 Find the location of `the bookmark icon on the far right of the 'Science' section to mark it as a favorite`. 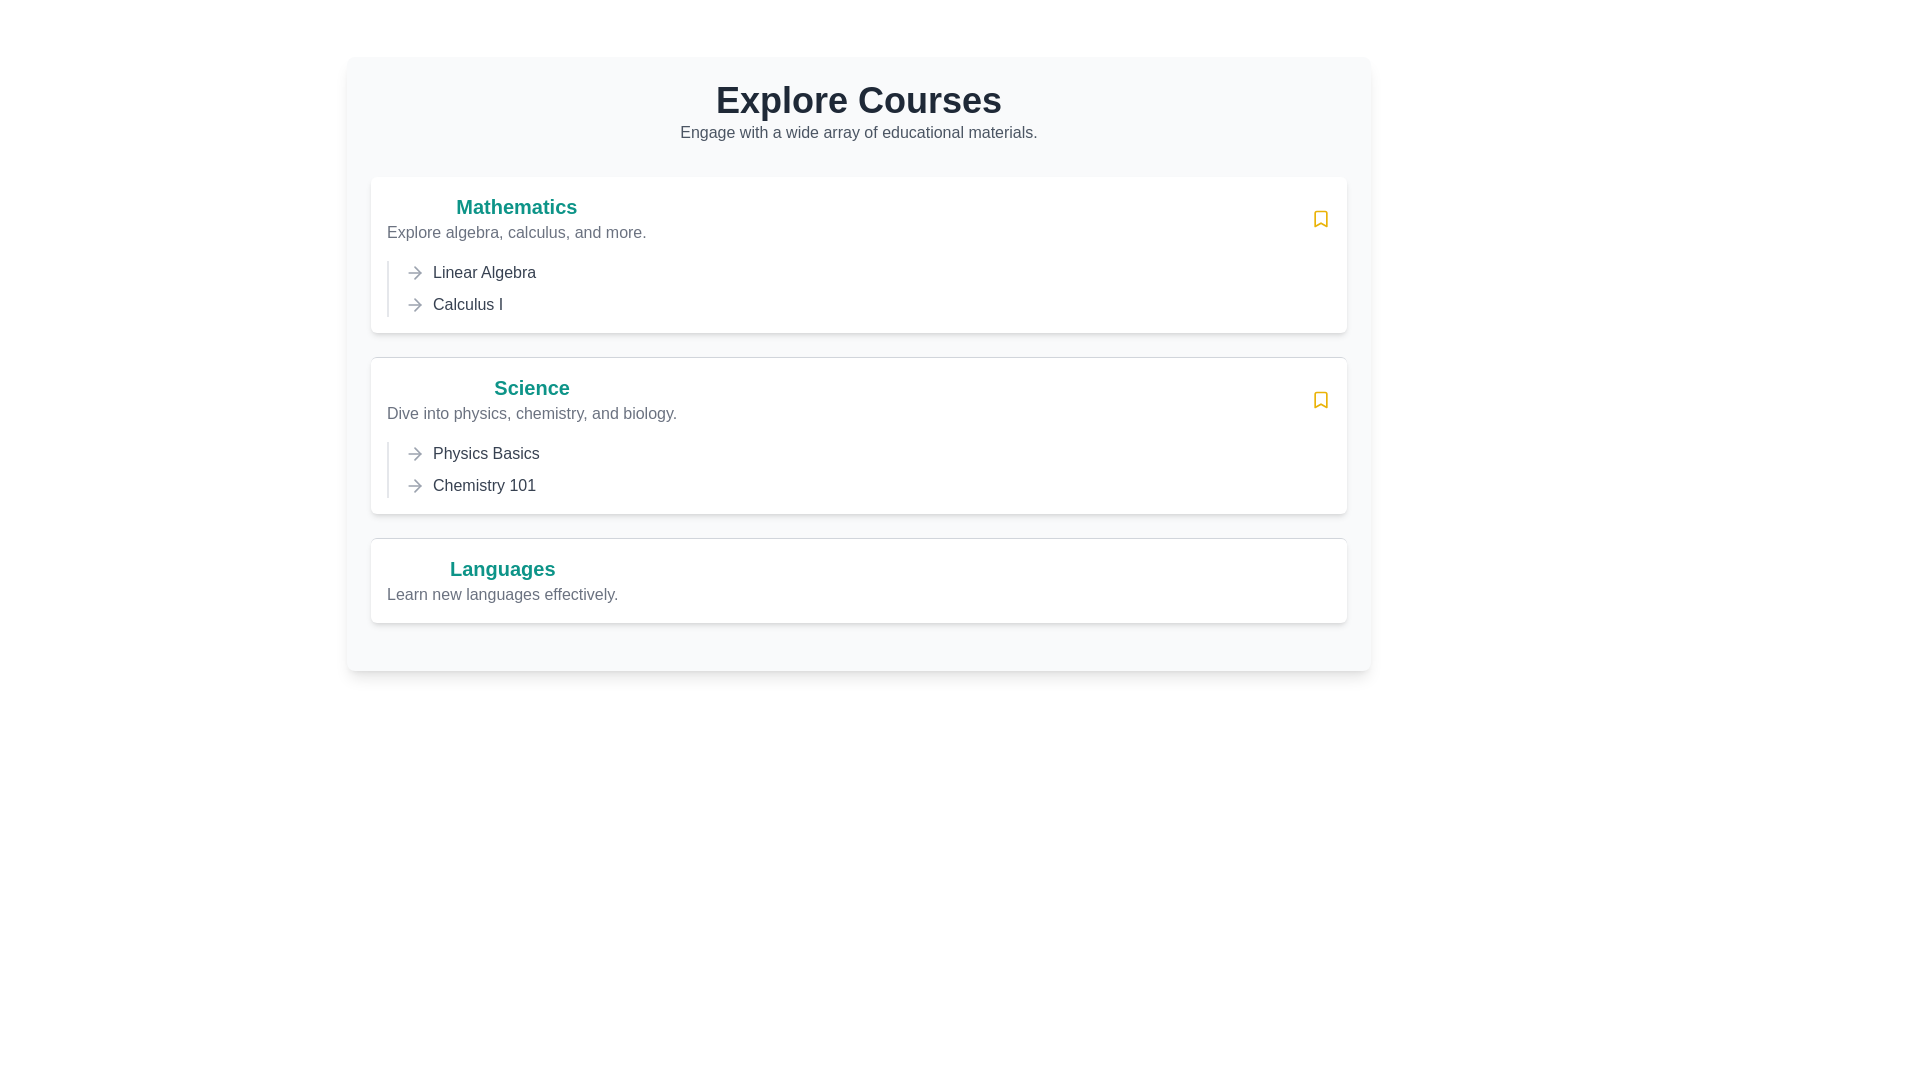

the bookmark icon on the far right of the 'Science' section to mark it as a favorite is located at coordinates (1320, 400).